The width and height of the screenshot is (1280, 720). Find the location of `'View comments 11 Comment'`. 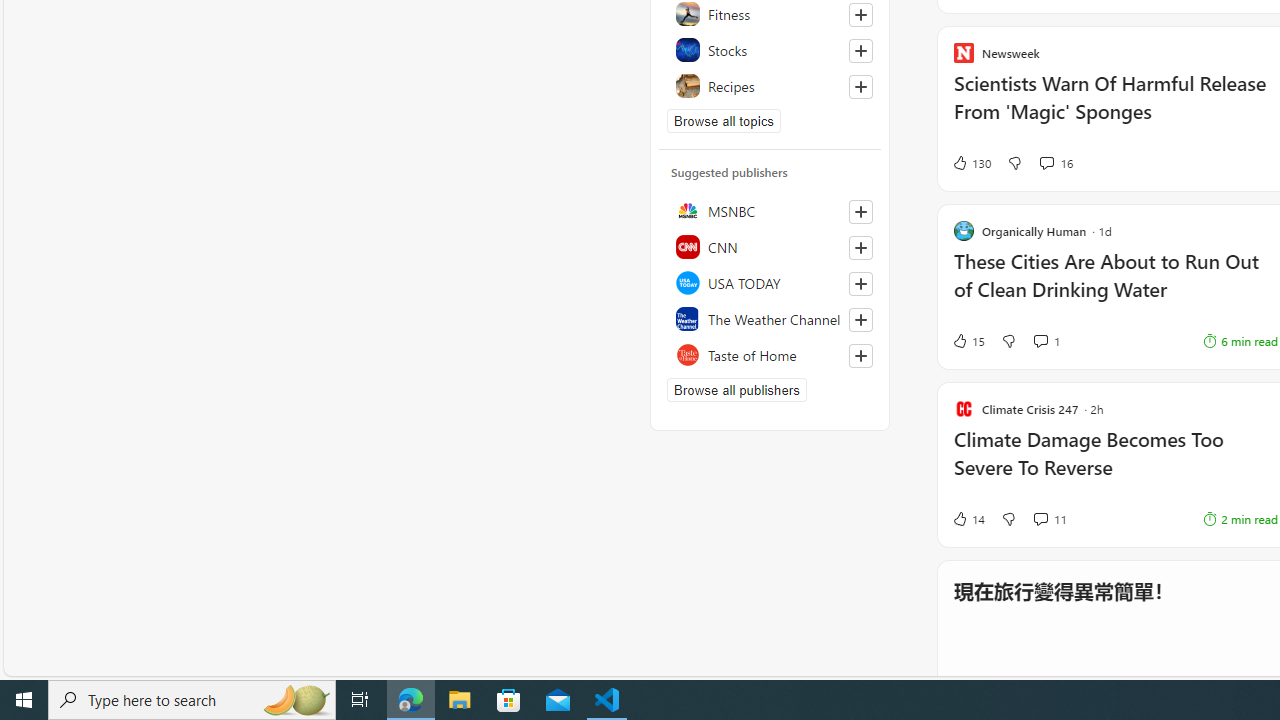

'View comments 11 Comment' is located at coordinates (1048, 518).